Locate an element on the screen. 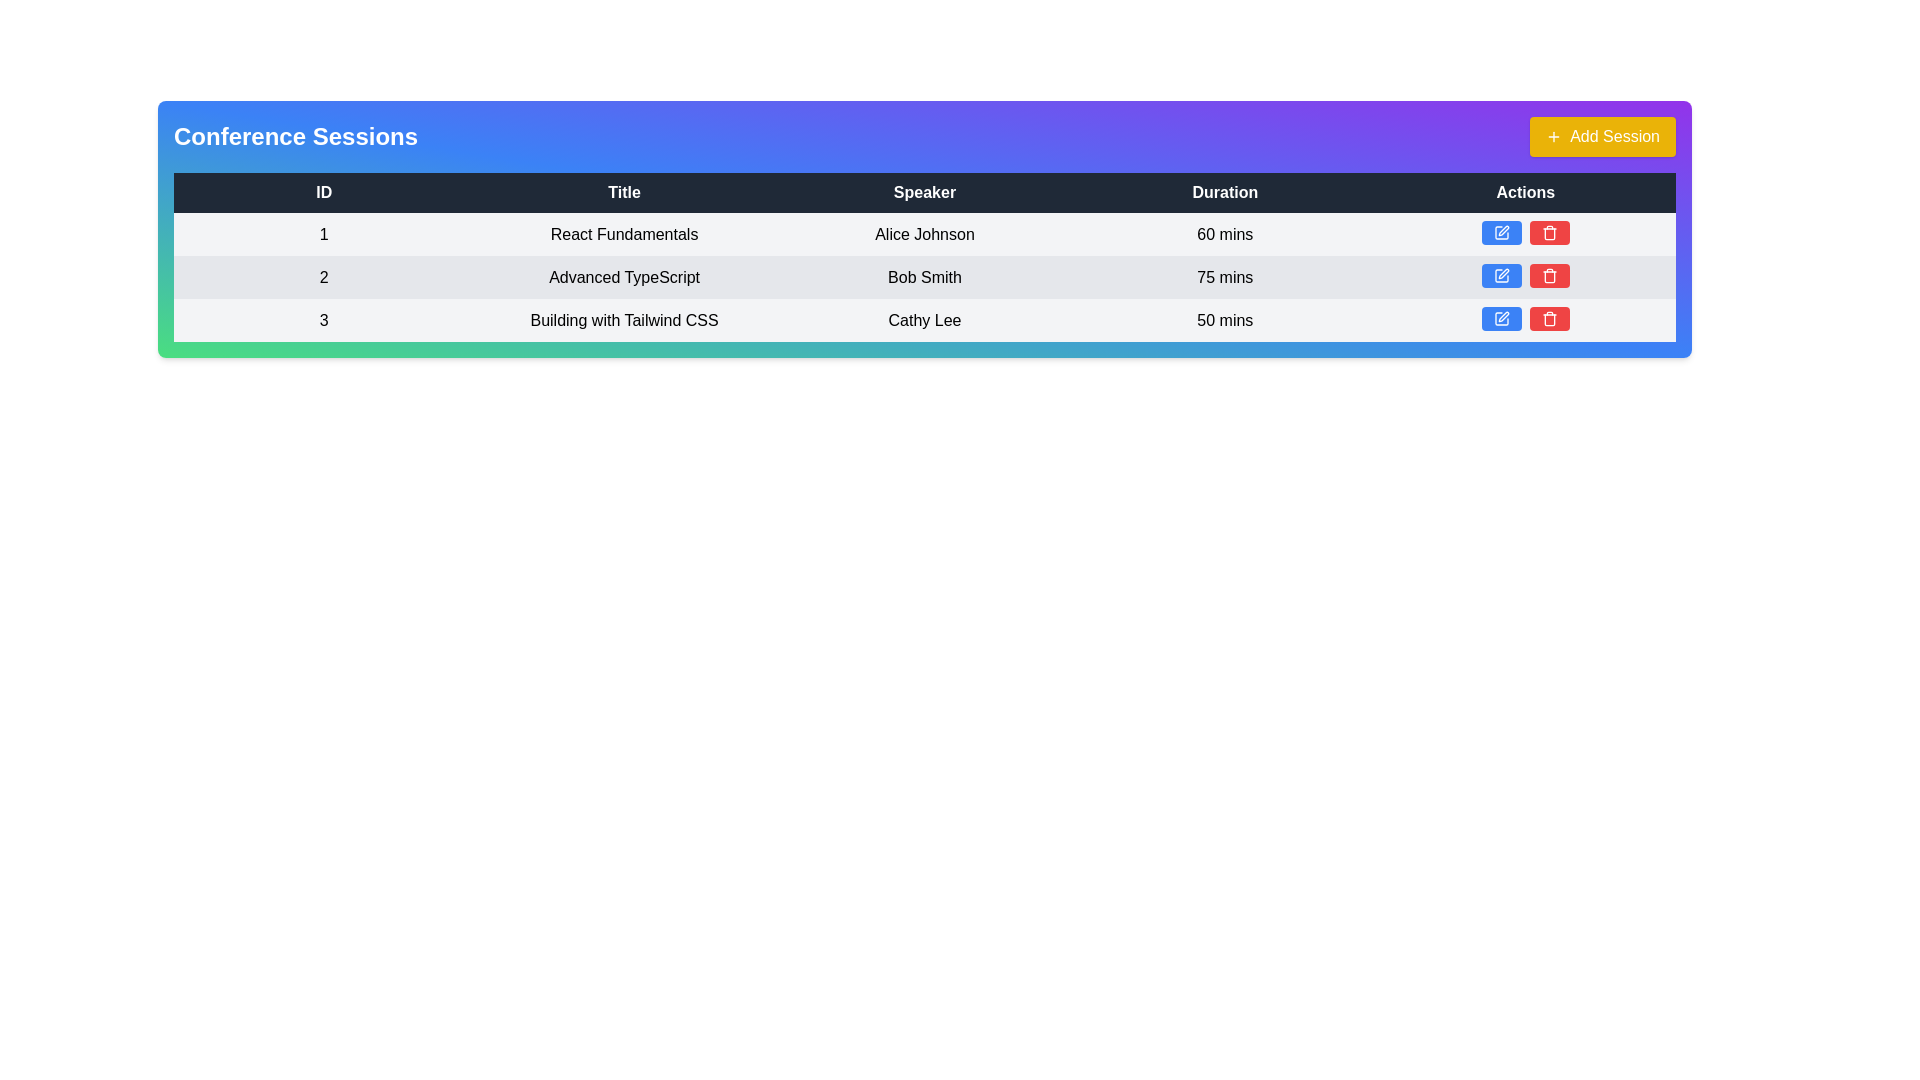  the plus-shaped icon located to the left of the 'Add Session' text within the yellow button at the top right corner of the interface is located at coordinates (1553, 136).